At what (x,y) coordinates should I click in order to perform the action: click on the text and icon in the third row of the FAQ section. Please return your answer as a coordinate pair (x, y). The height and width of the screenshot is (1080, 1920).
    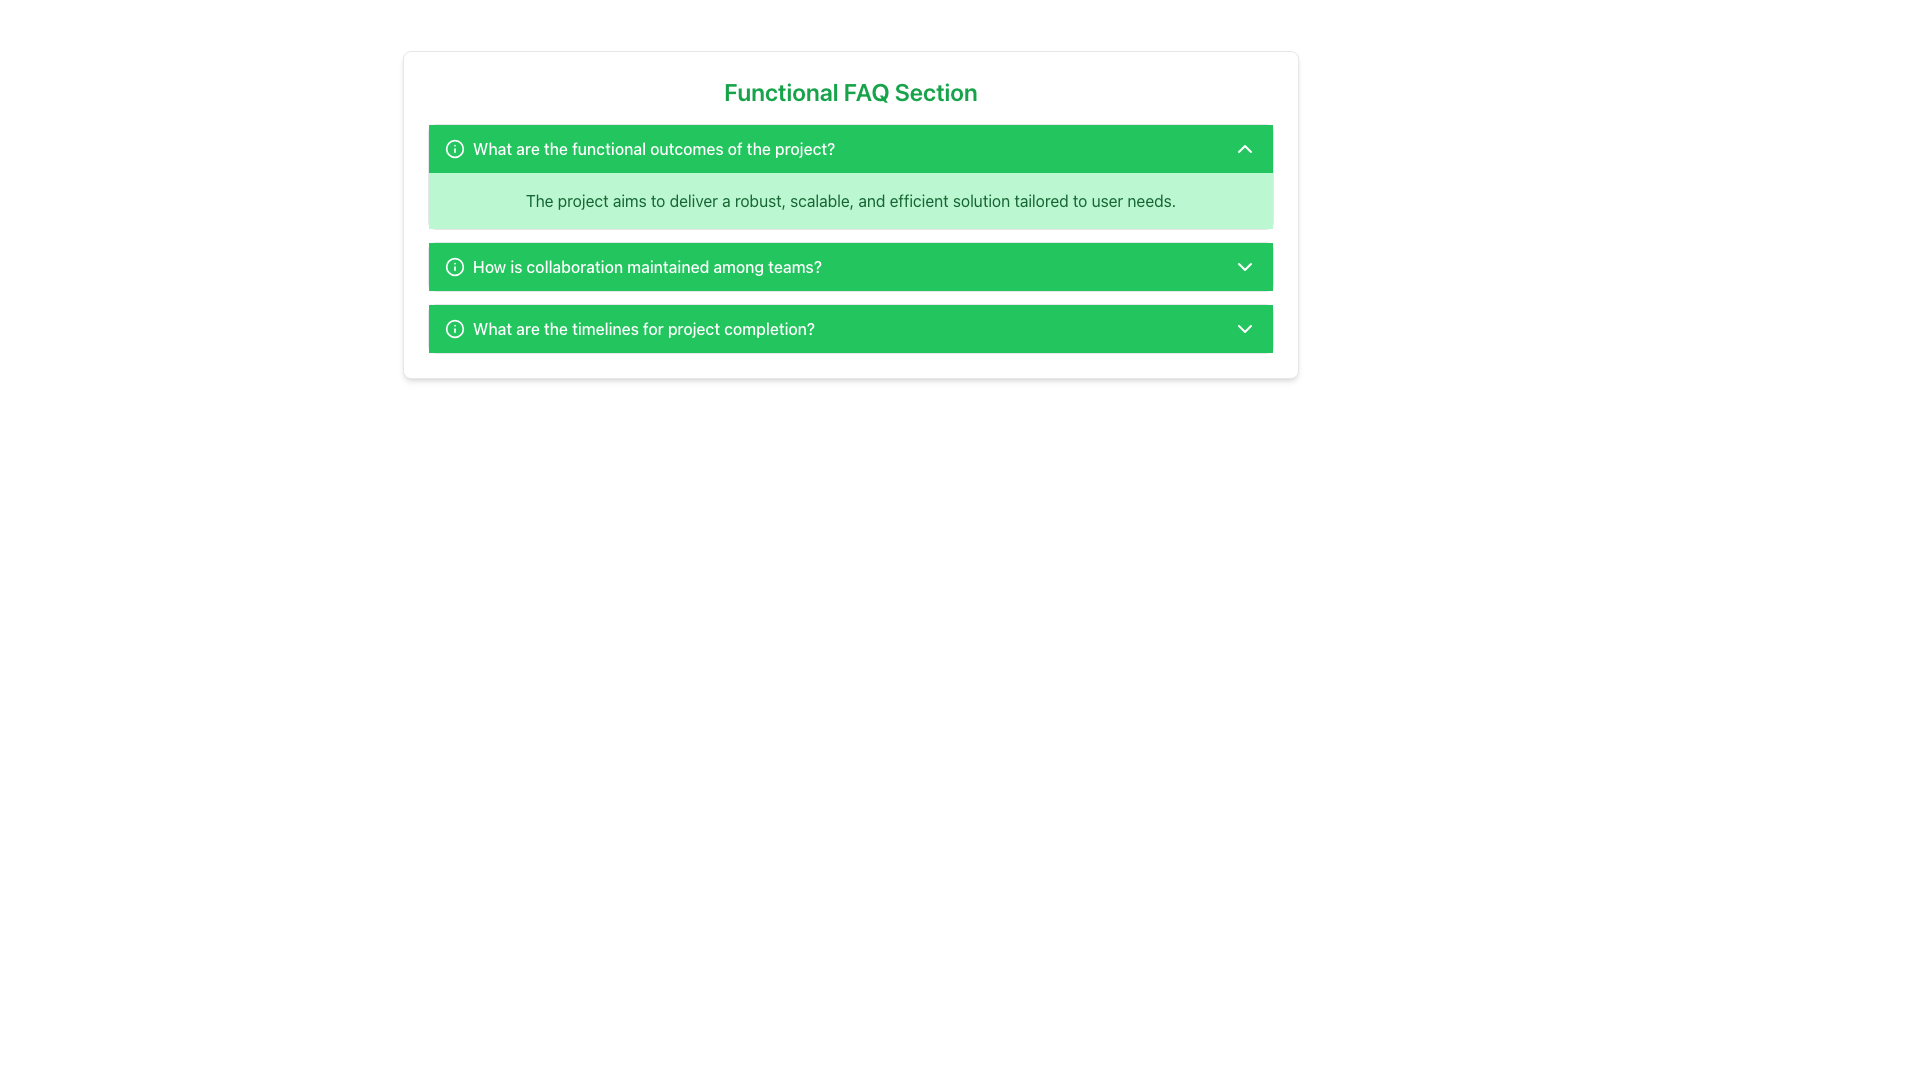
    Looking at the image, I should click on (629, 327).